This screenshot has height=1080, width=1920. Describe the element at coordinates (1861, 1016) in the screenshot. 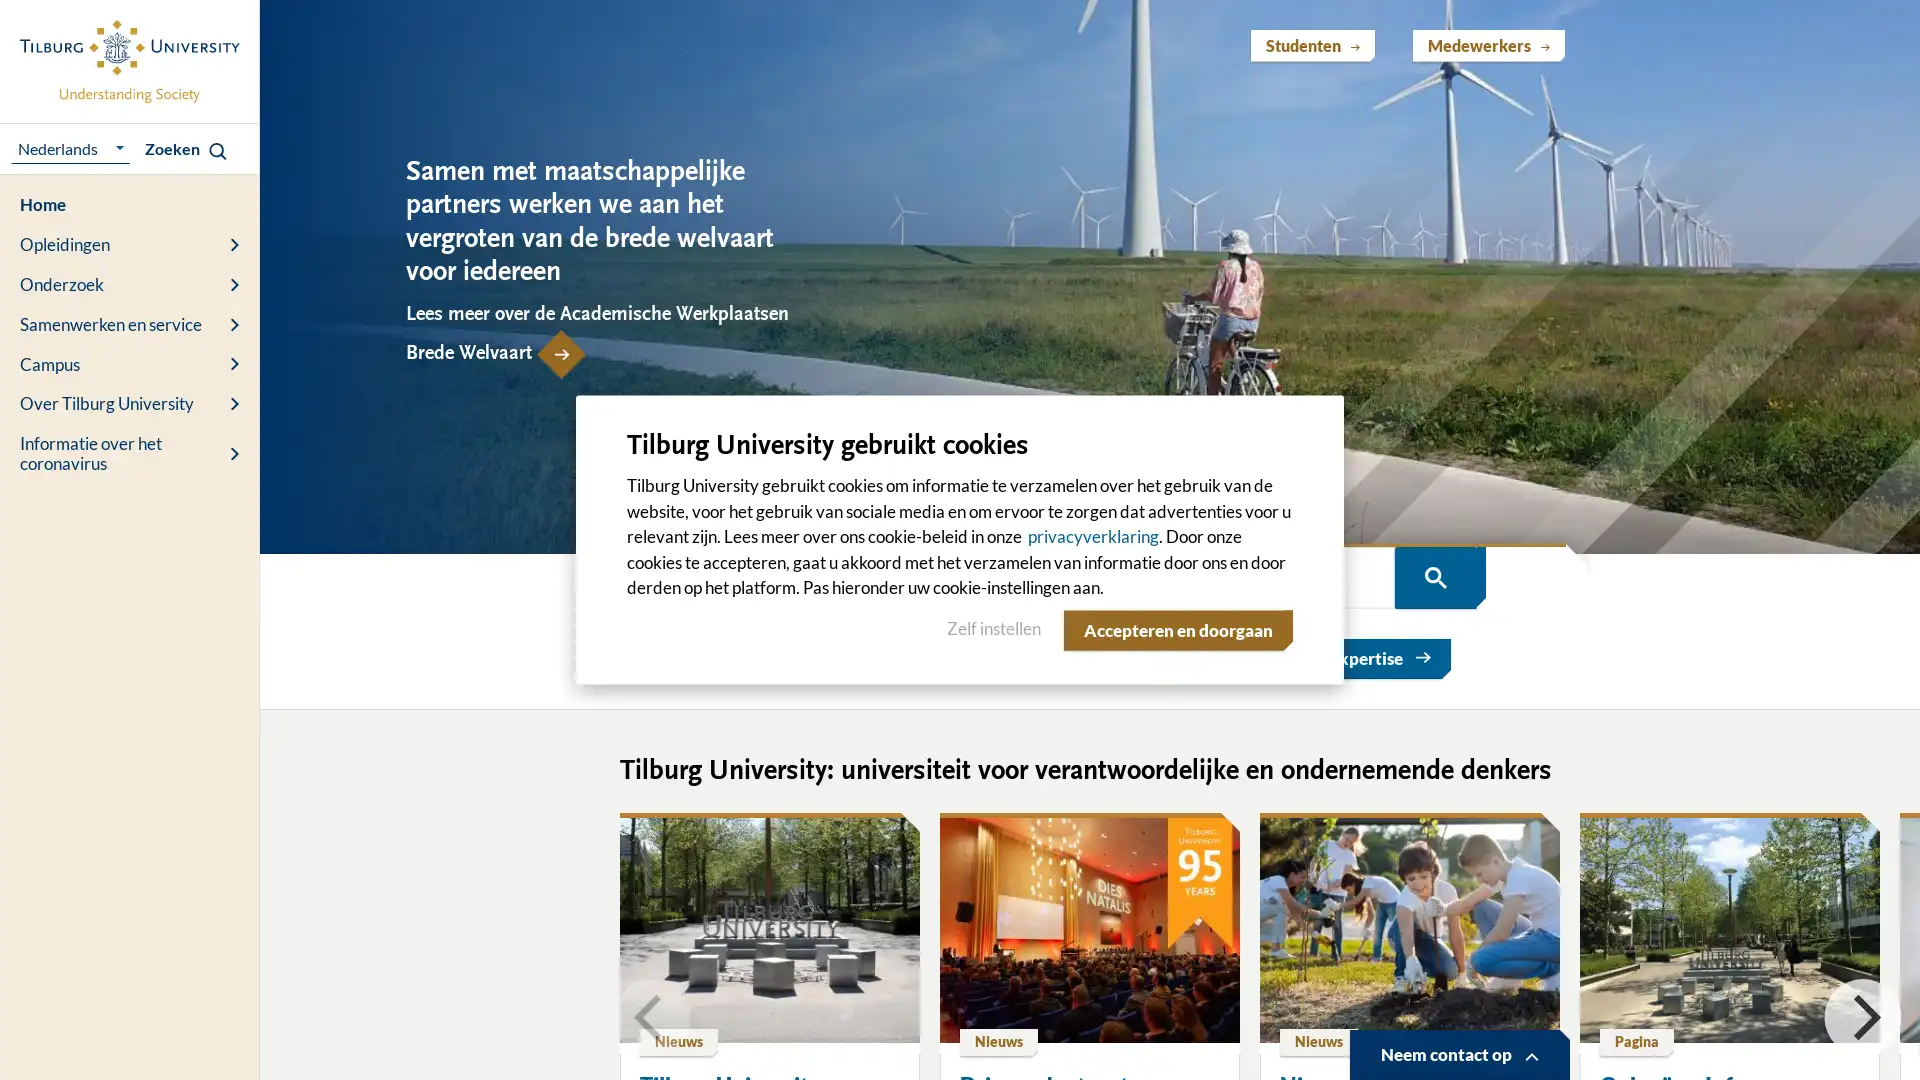

I see `next` at that location.